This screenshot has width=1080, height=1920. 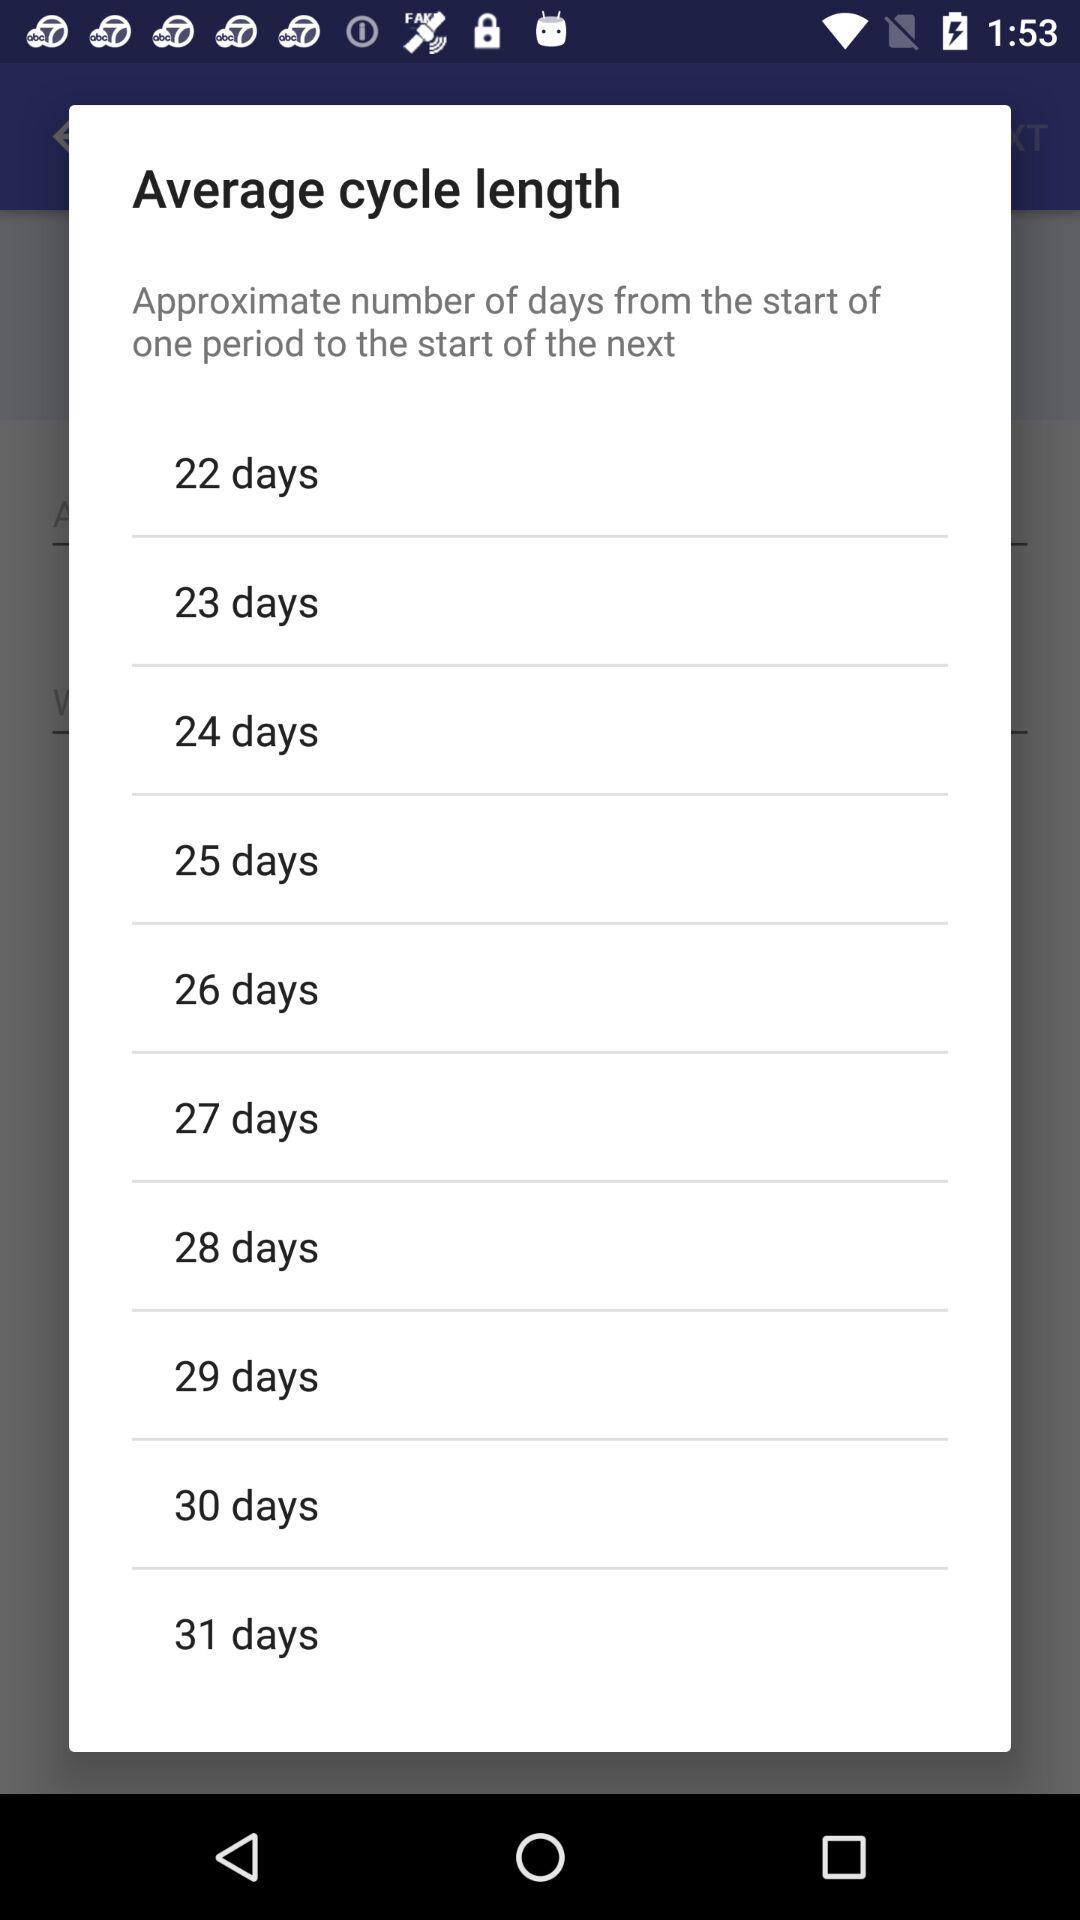 What do you see at coordinates (540, 599) in the screenshot?
I see `23 days item` at bounding box center [540, 599].